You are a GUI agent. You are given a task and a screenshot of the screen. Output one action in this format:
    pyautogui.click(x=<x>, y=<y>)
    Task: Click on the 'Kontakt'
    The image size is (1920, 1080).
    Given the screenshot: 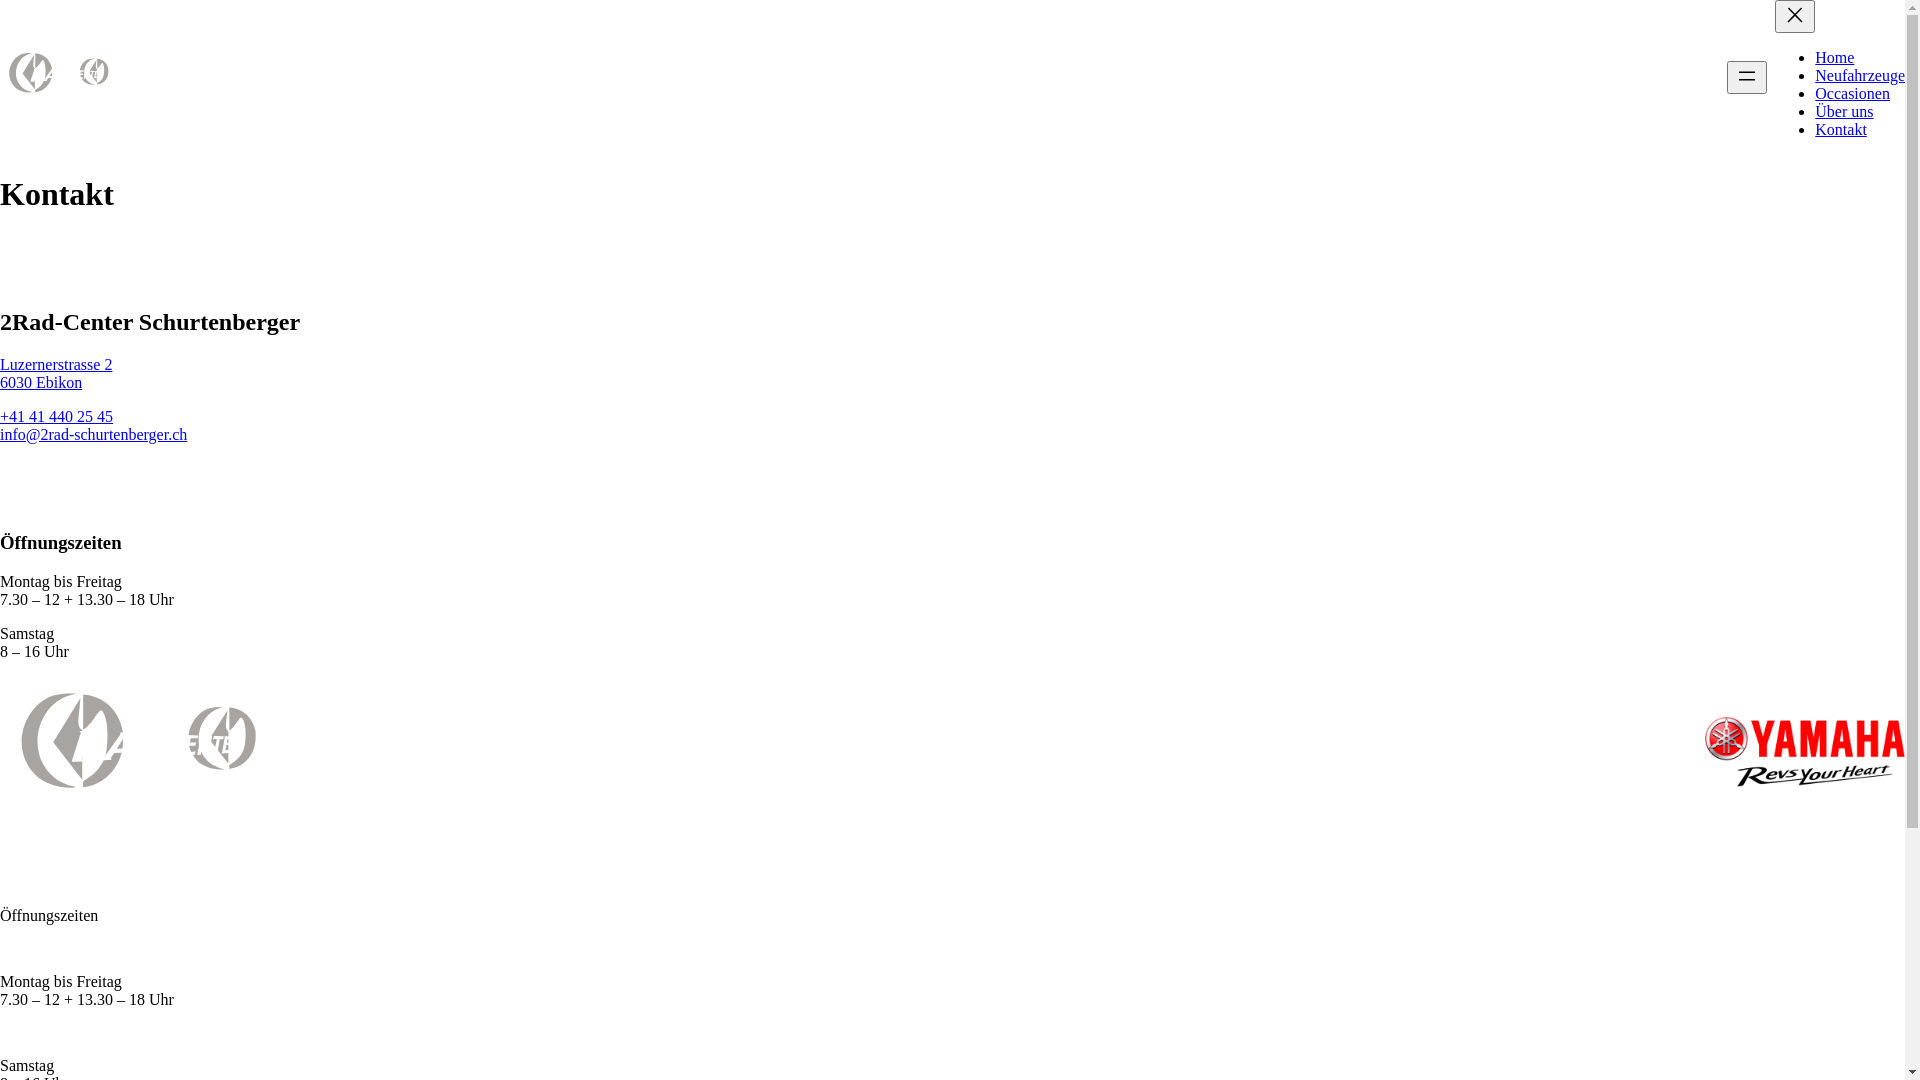 What is the action you would take?
    pyautogui.click(x=1840, y=129)
    